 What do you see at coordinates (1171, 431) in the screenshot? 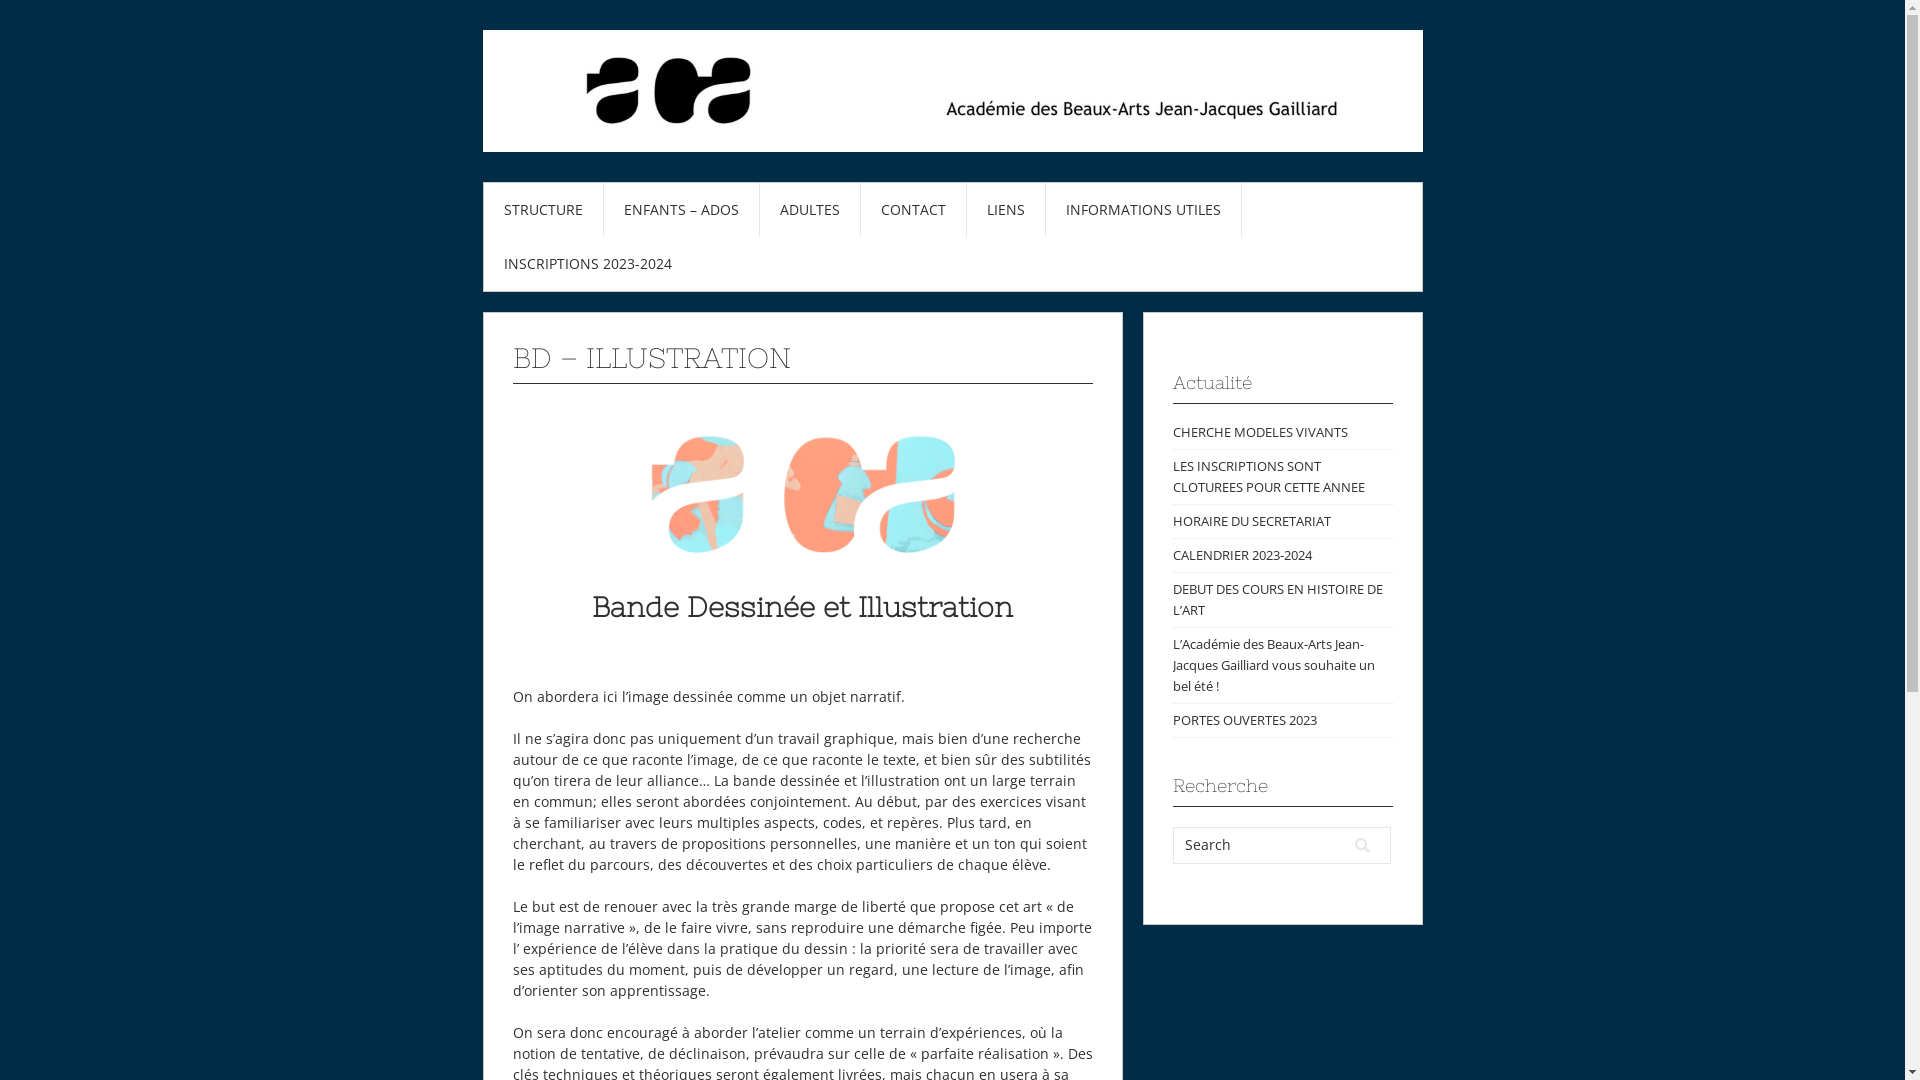
I see `'CHERCHE MODELES VIVANTS'` at bounding box center [1171, 431].